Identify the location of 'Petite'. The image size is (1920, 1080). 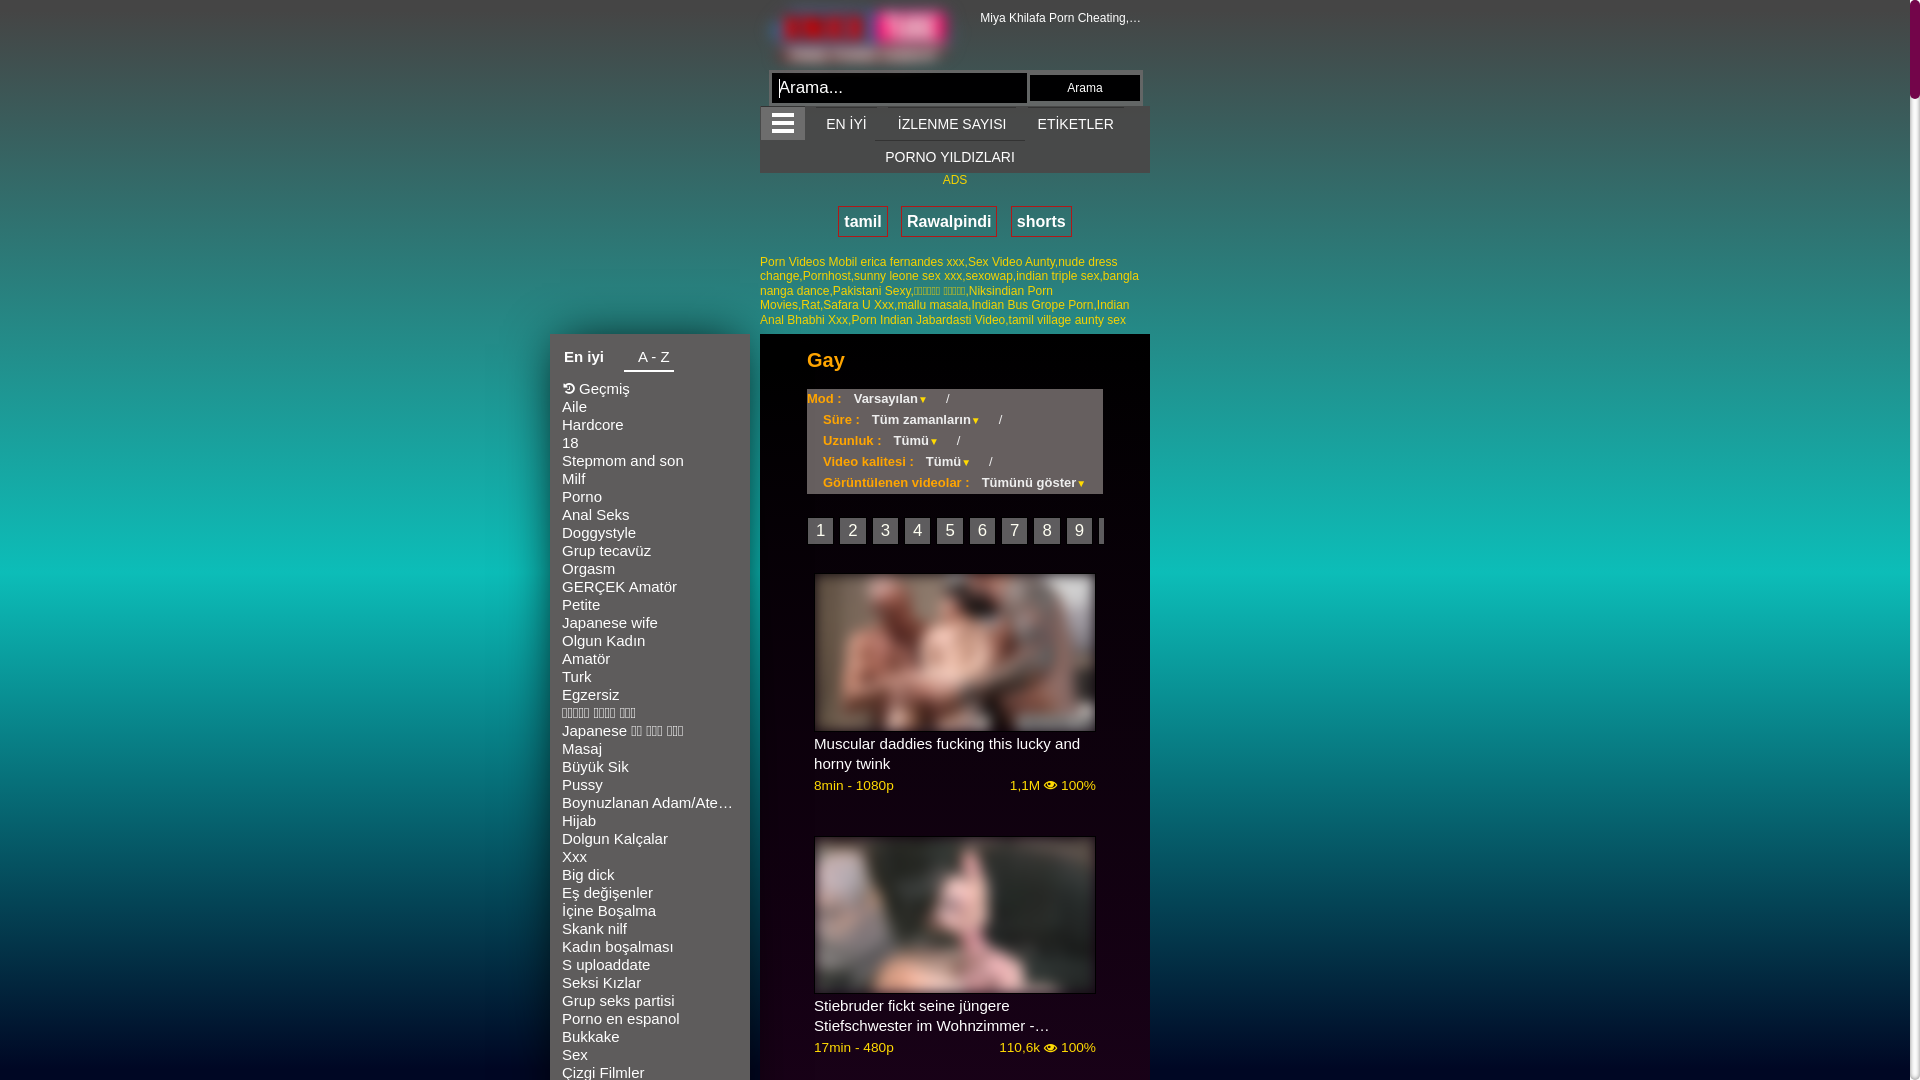
(649, 604).